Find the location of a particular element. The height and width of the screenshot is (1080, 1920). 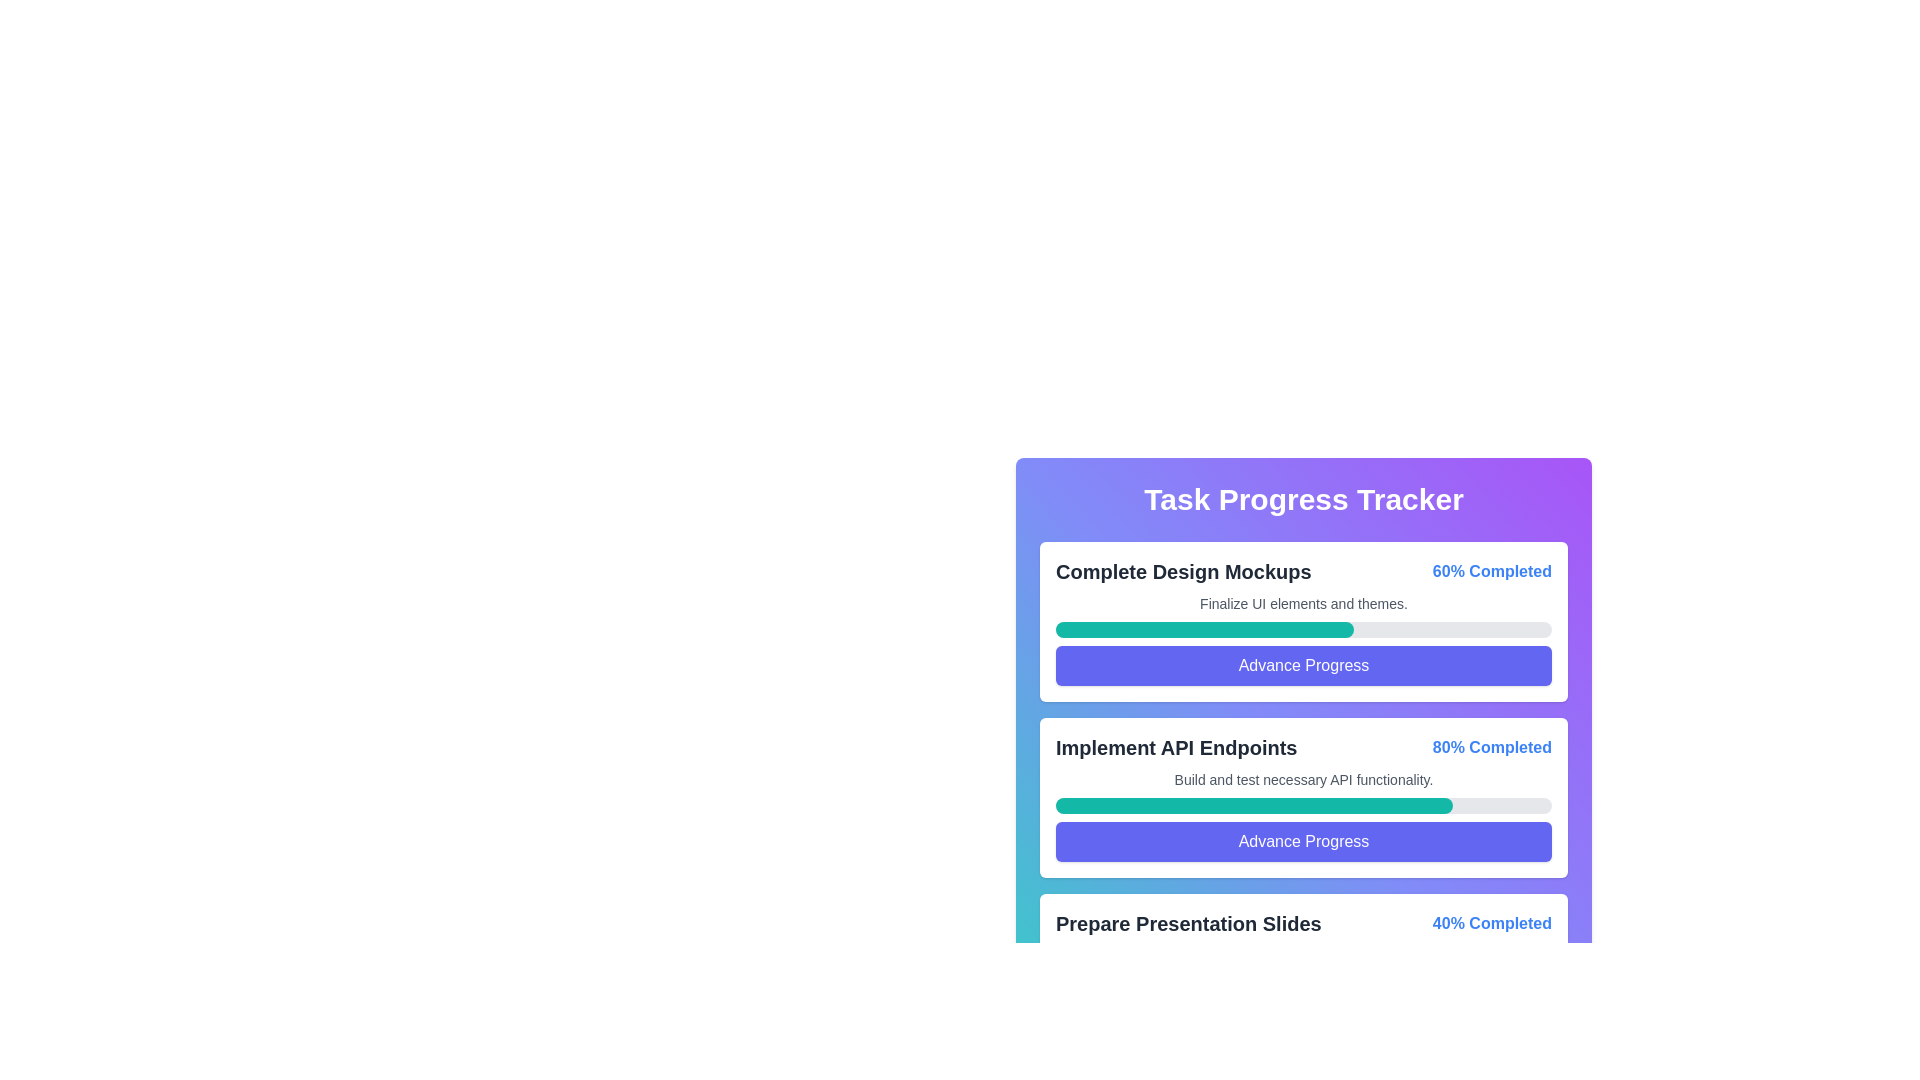

the static text displaying '40% Completed' in a bold blue font, which is positioned next to the 'Prepare Presentation Slides' label at the far right of the task list is located at coordinates (1492, 924).